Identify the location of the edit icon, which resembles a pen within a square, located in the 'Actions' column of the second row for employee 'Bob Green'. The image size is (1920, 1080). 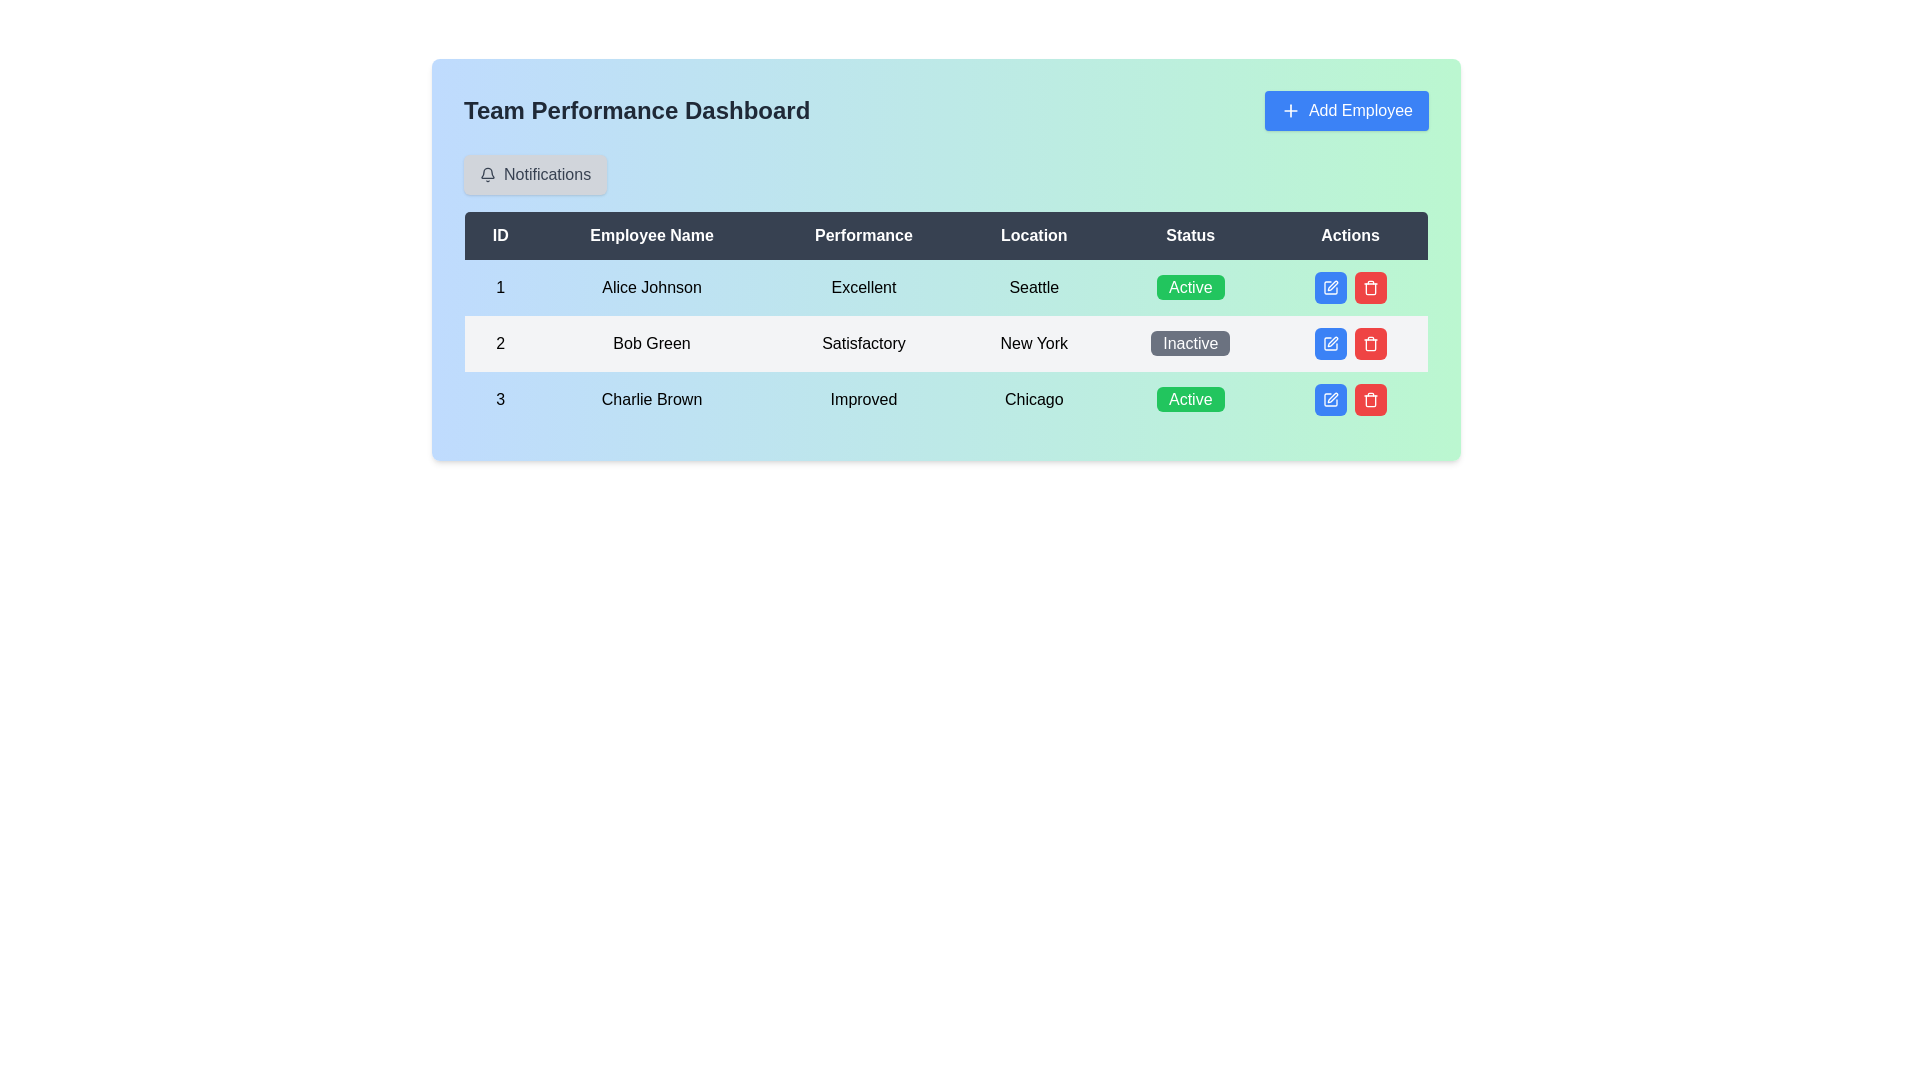
(1330, 342).